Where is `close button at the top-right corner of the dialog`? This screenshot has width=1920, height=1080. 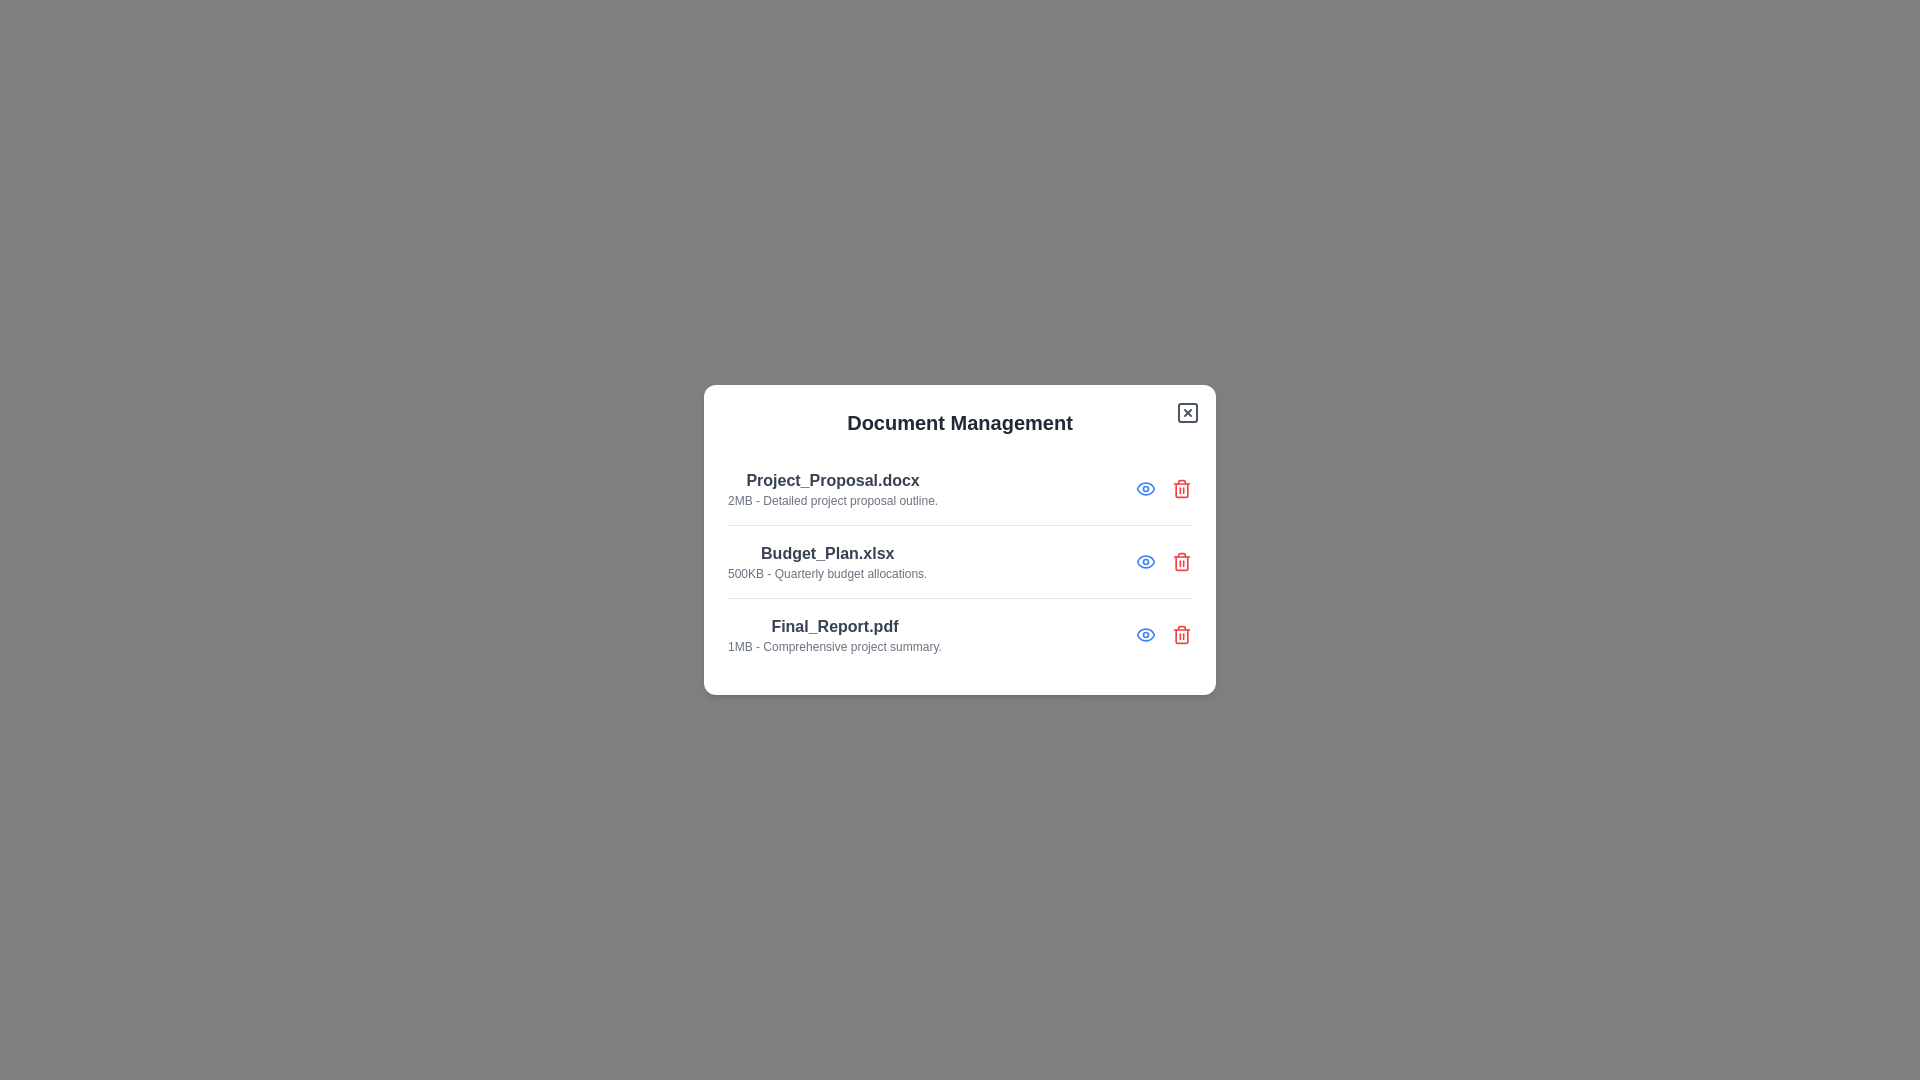 close button at the top-right corner of the dialog is located at coordinates (1188, 411).